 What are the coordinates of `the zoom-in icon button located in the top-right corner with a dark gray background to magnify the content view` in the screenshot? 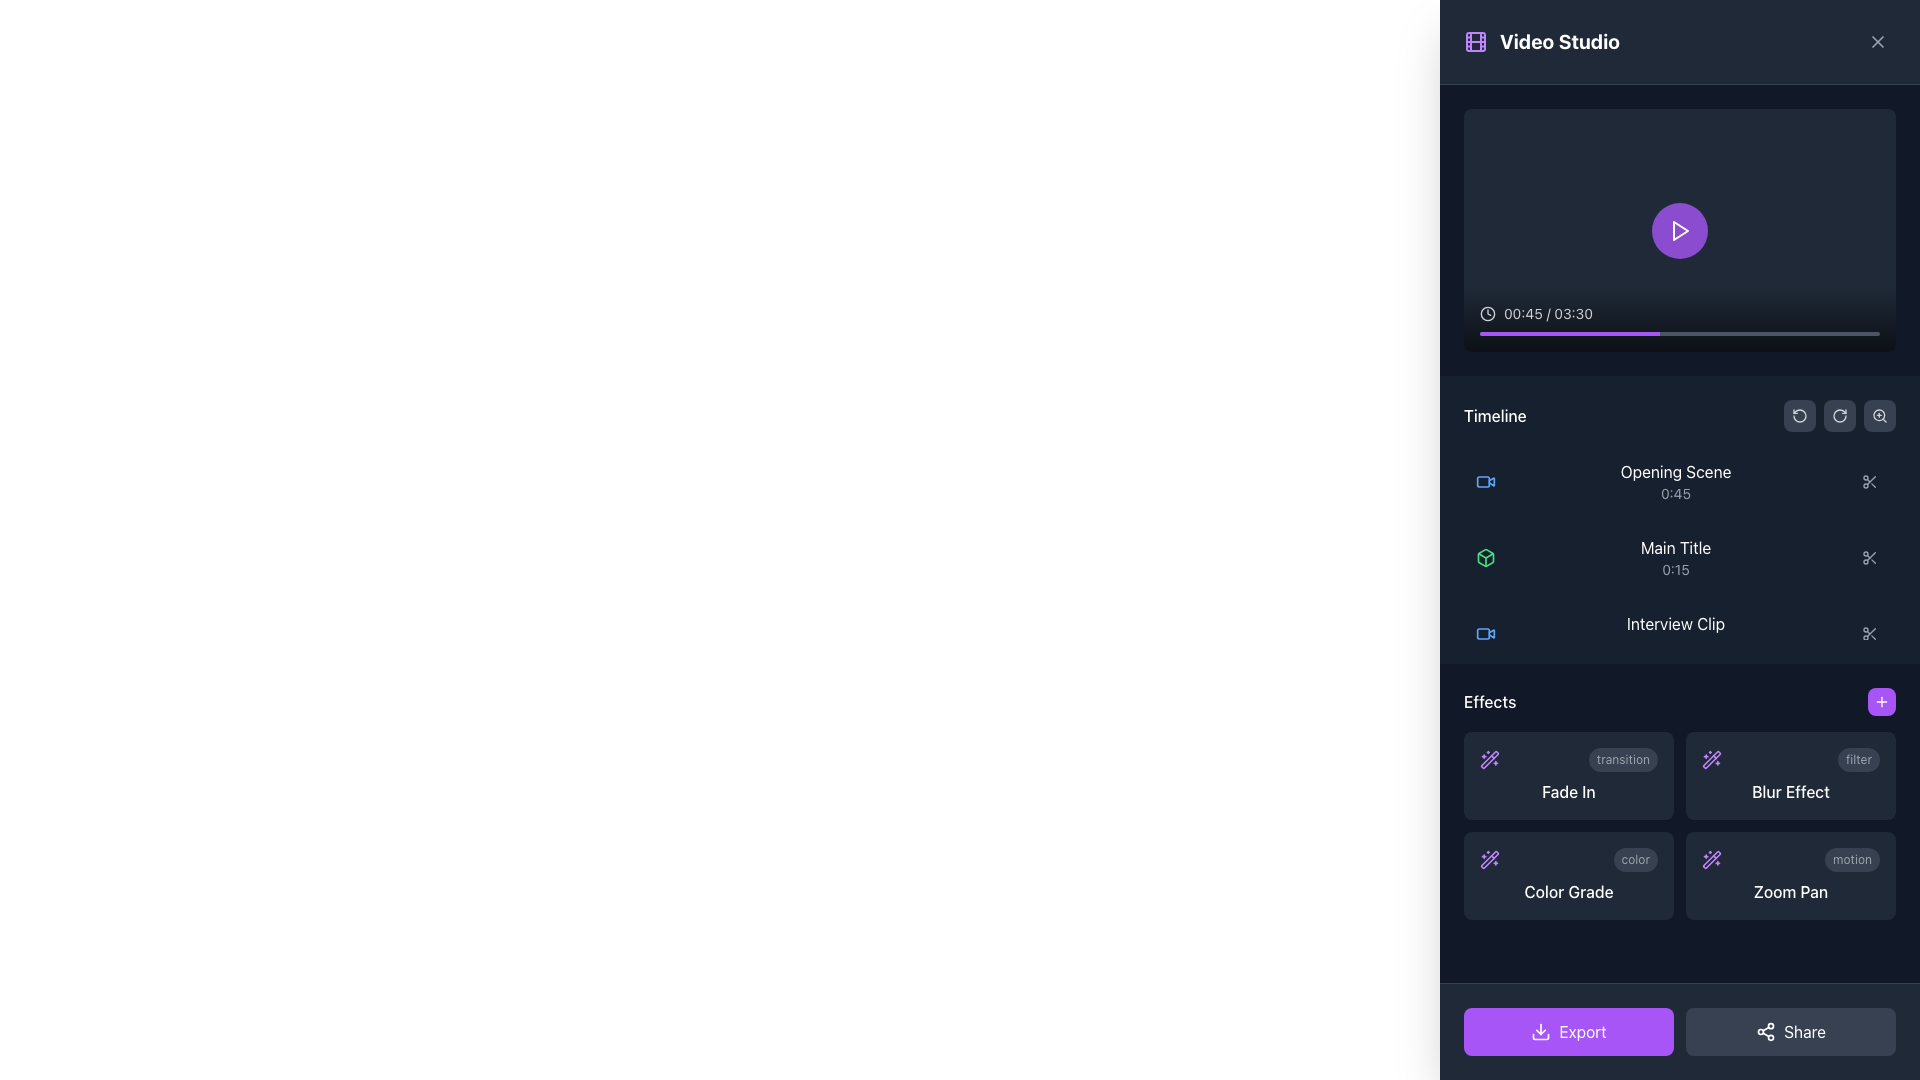 It's located at (1879, 415).